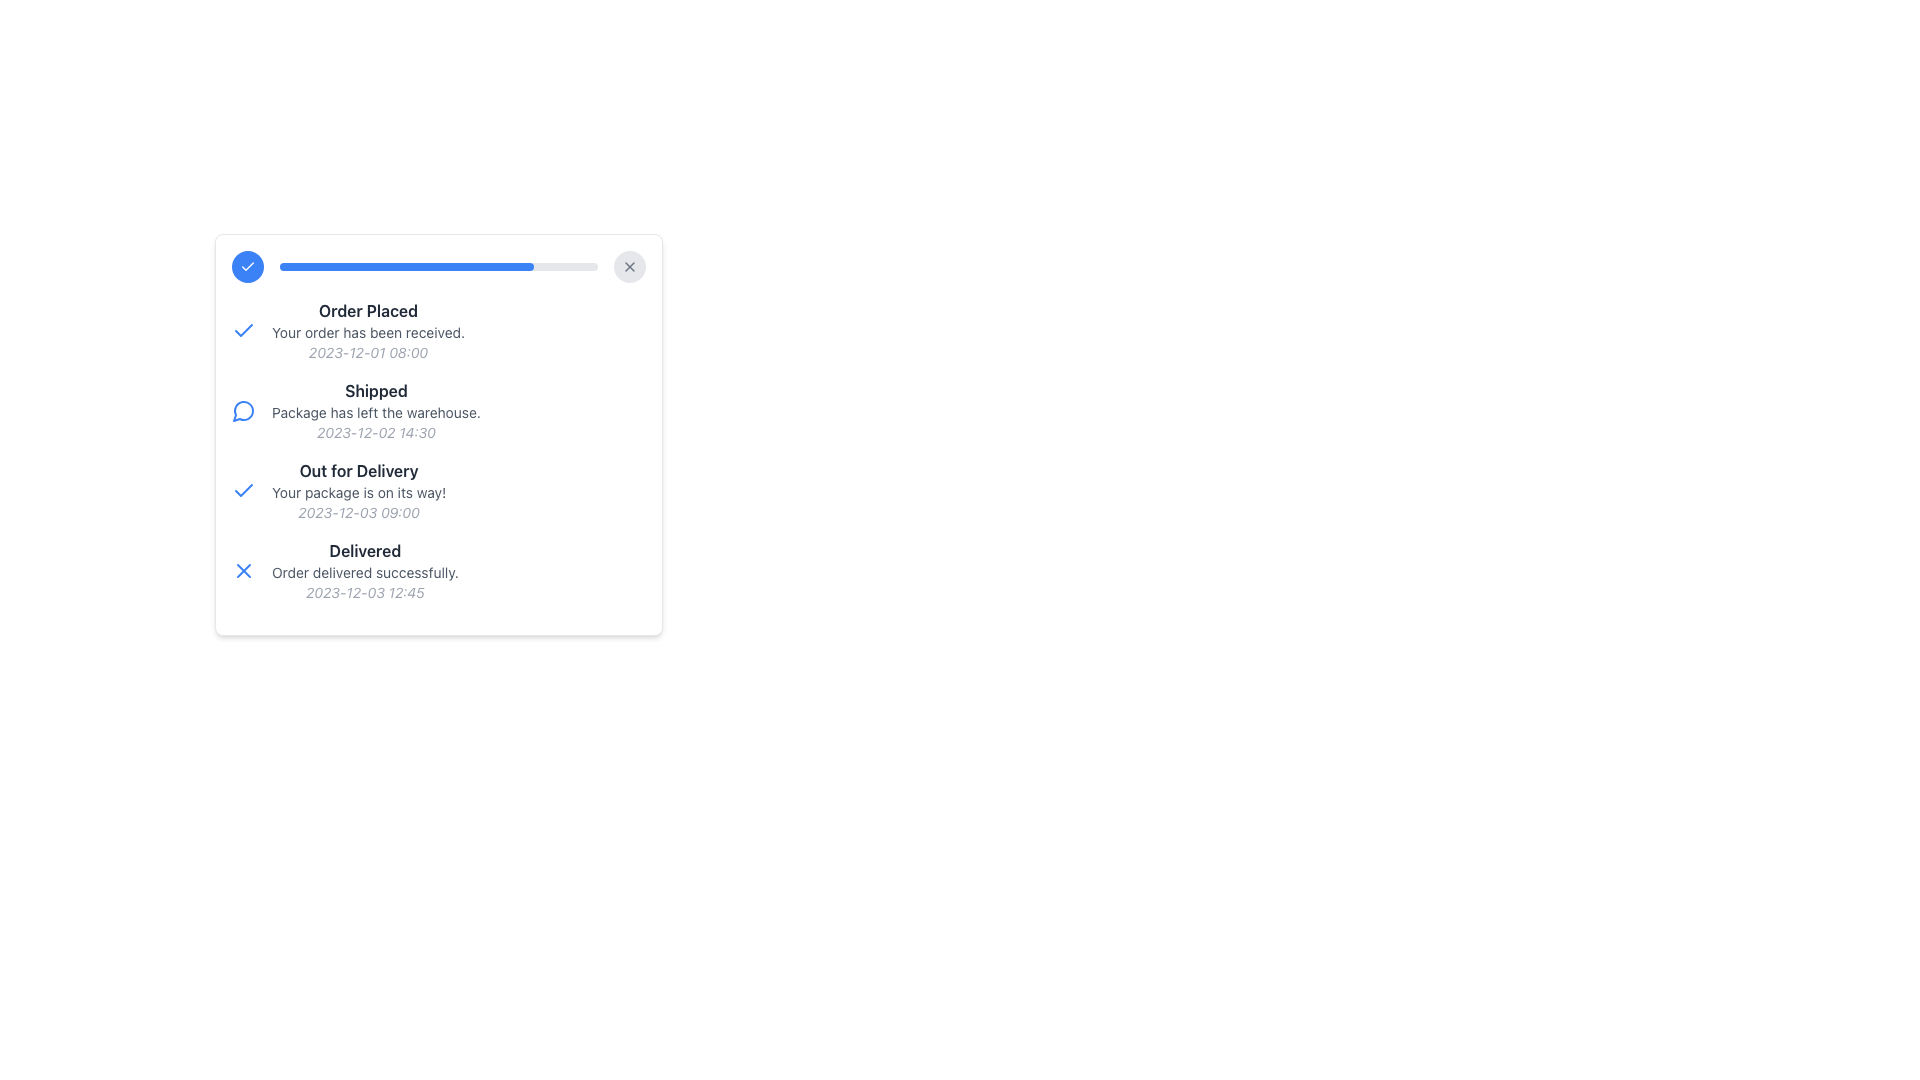 This screenshot has width=1920, height=1080. I want to click on the Status Indicator element displaying 'Out for Delivery' with the message 'Your package is on its way!' and timestamp '2023-12-03 09:00', so click(437, 490).